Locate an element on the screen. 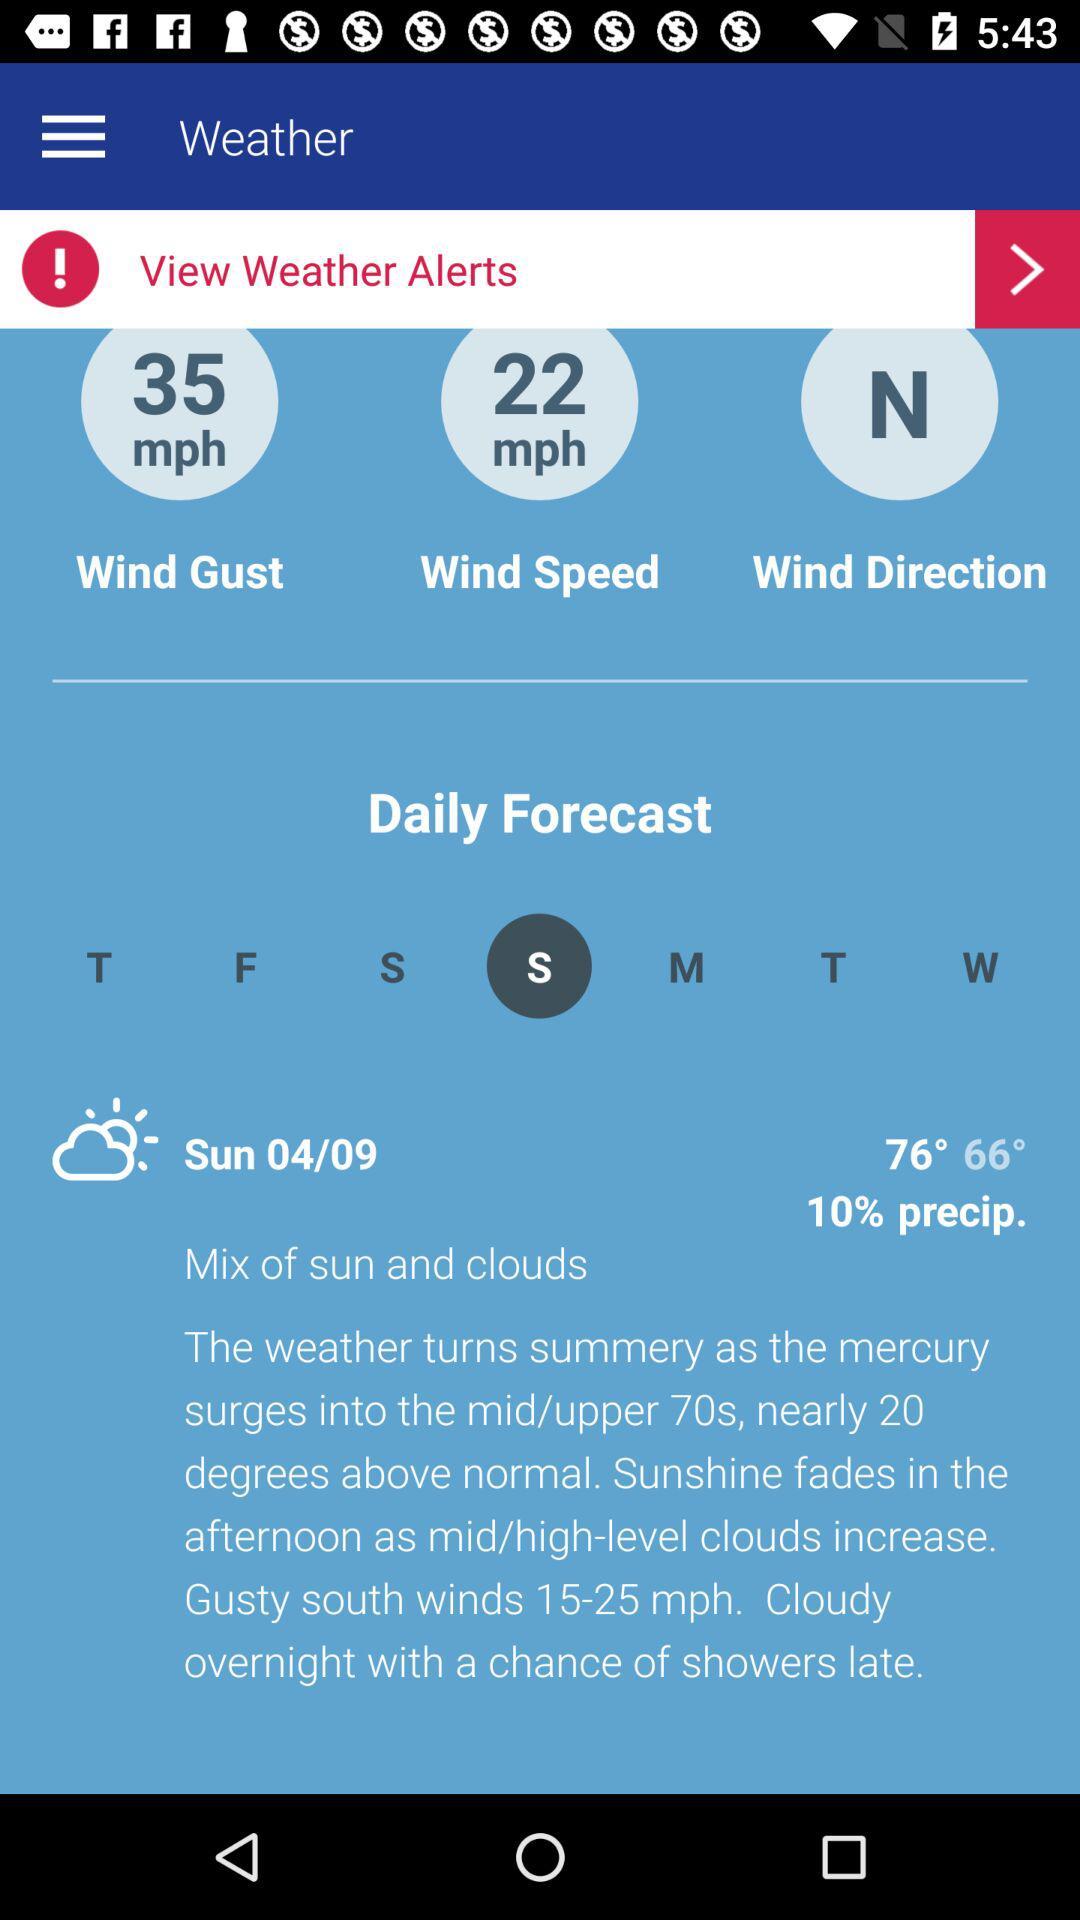 The width and height of the screenshot is (1080, 1920). the app above mix of sun icon is located at coordinates (685, 965).